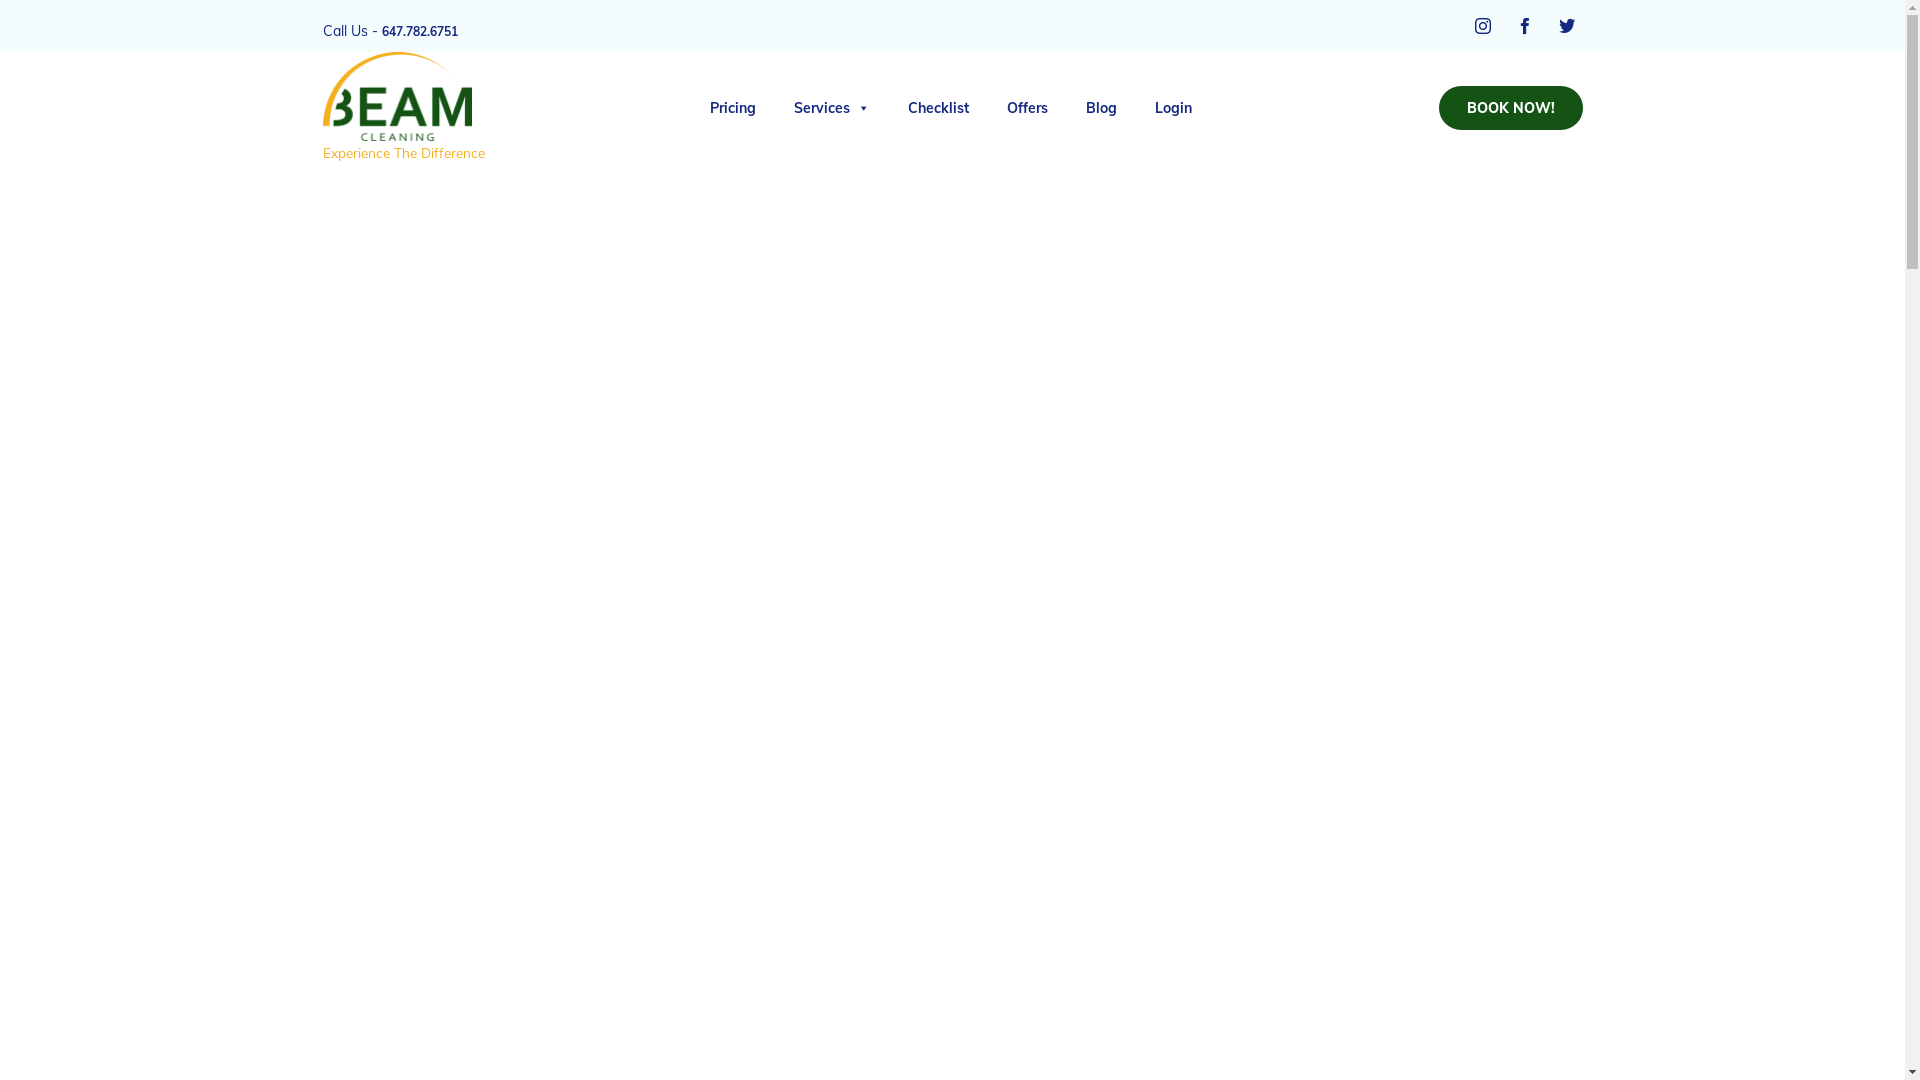 The image size is (1920, 1080). Describe the element at coordinates (419, 31) in the screenshot. I see `'647.782.6751'` at that location.